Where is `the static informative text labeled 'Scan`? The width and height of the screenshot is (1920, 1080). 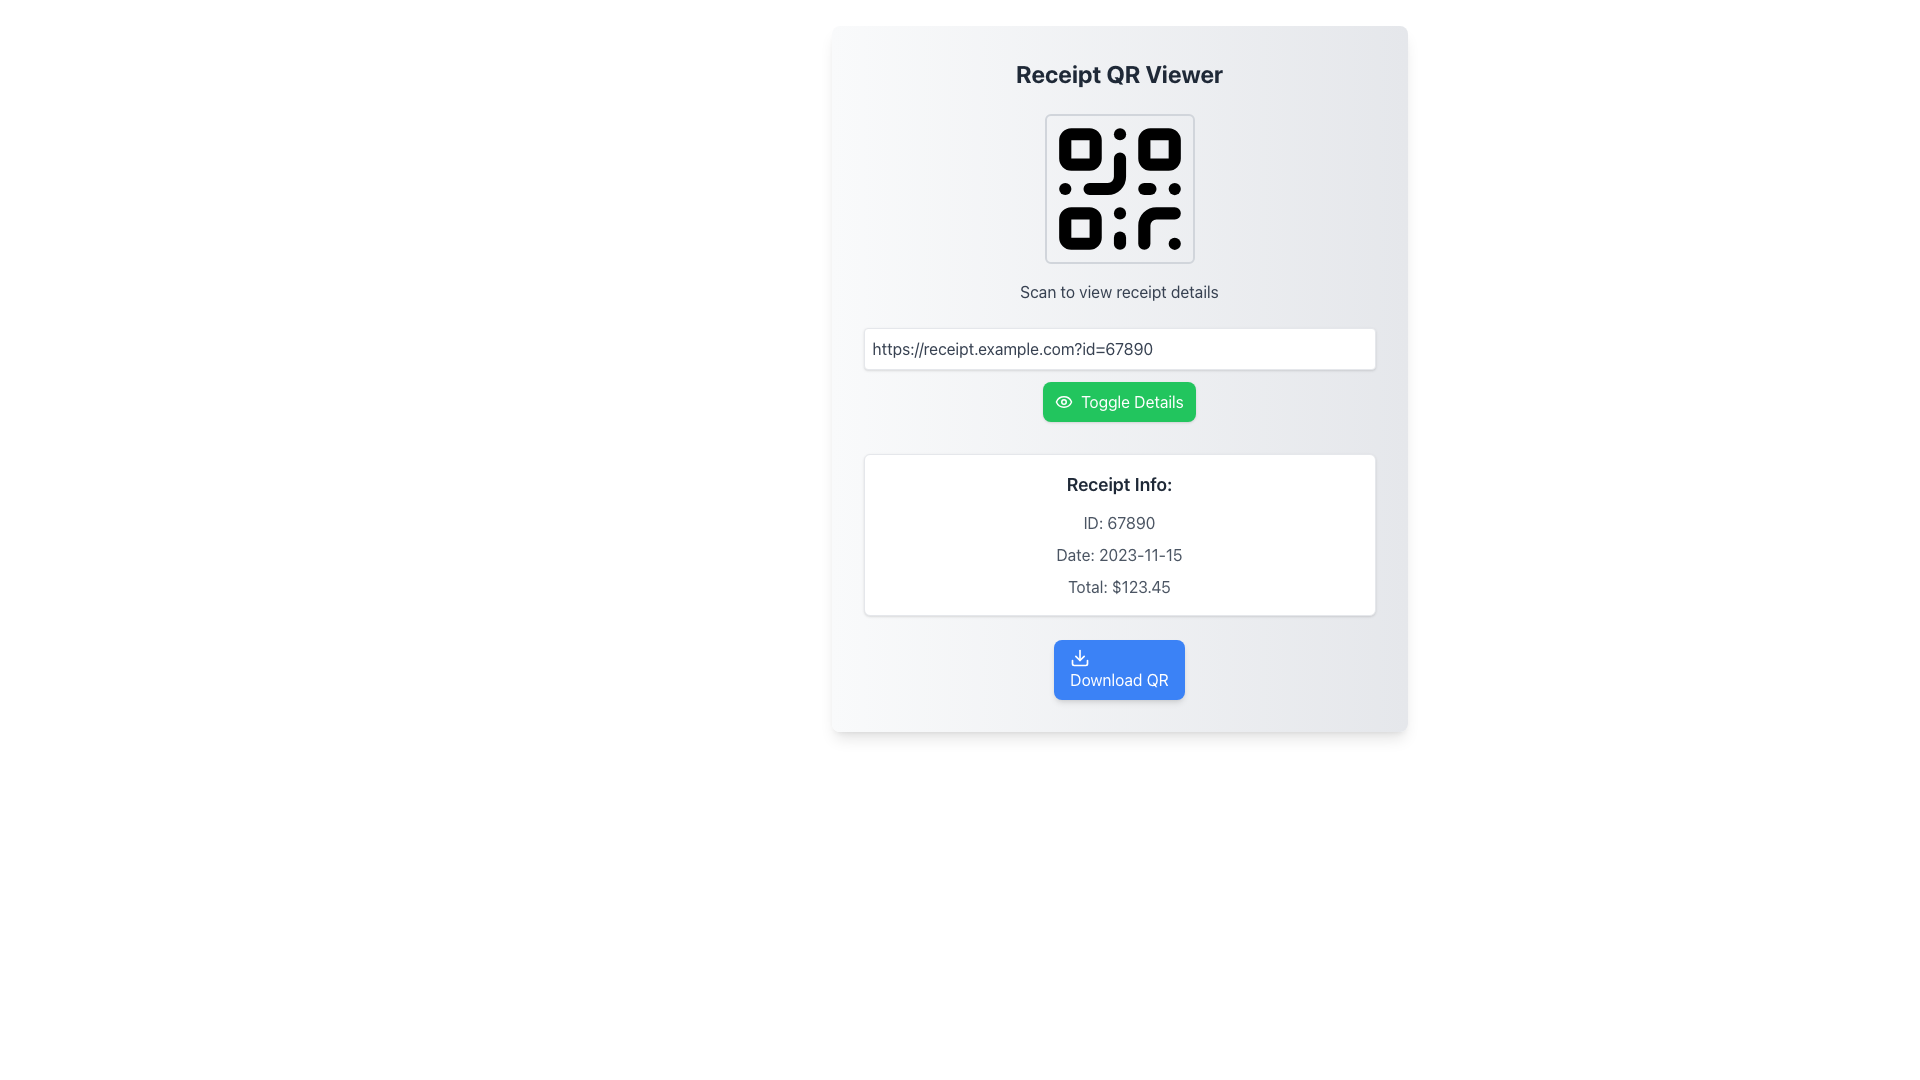
the static informative text labeled 'Scan is located at coordinates (1118, 292).